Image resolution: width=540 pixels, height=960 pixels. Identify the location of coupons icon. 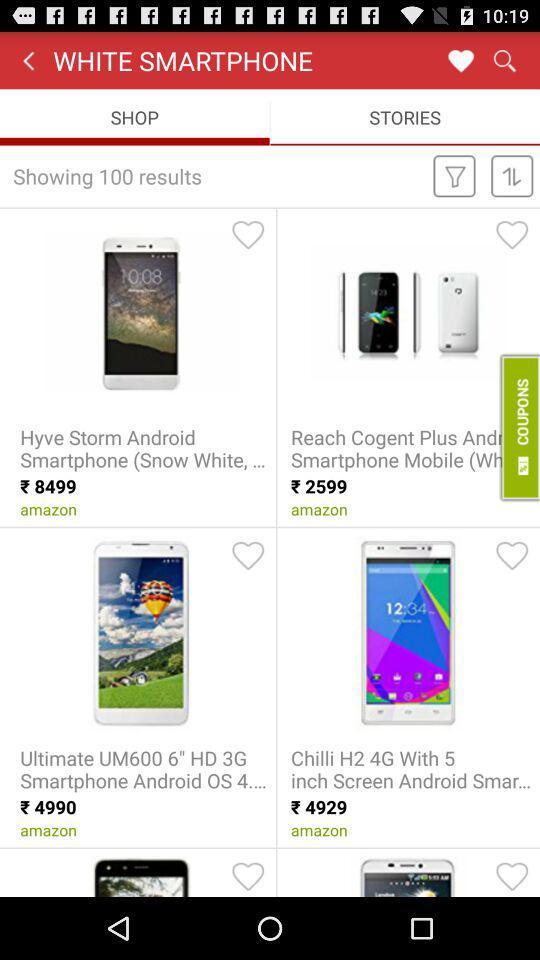
(518, 427).